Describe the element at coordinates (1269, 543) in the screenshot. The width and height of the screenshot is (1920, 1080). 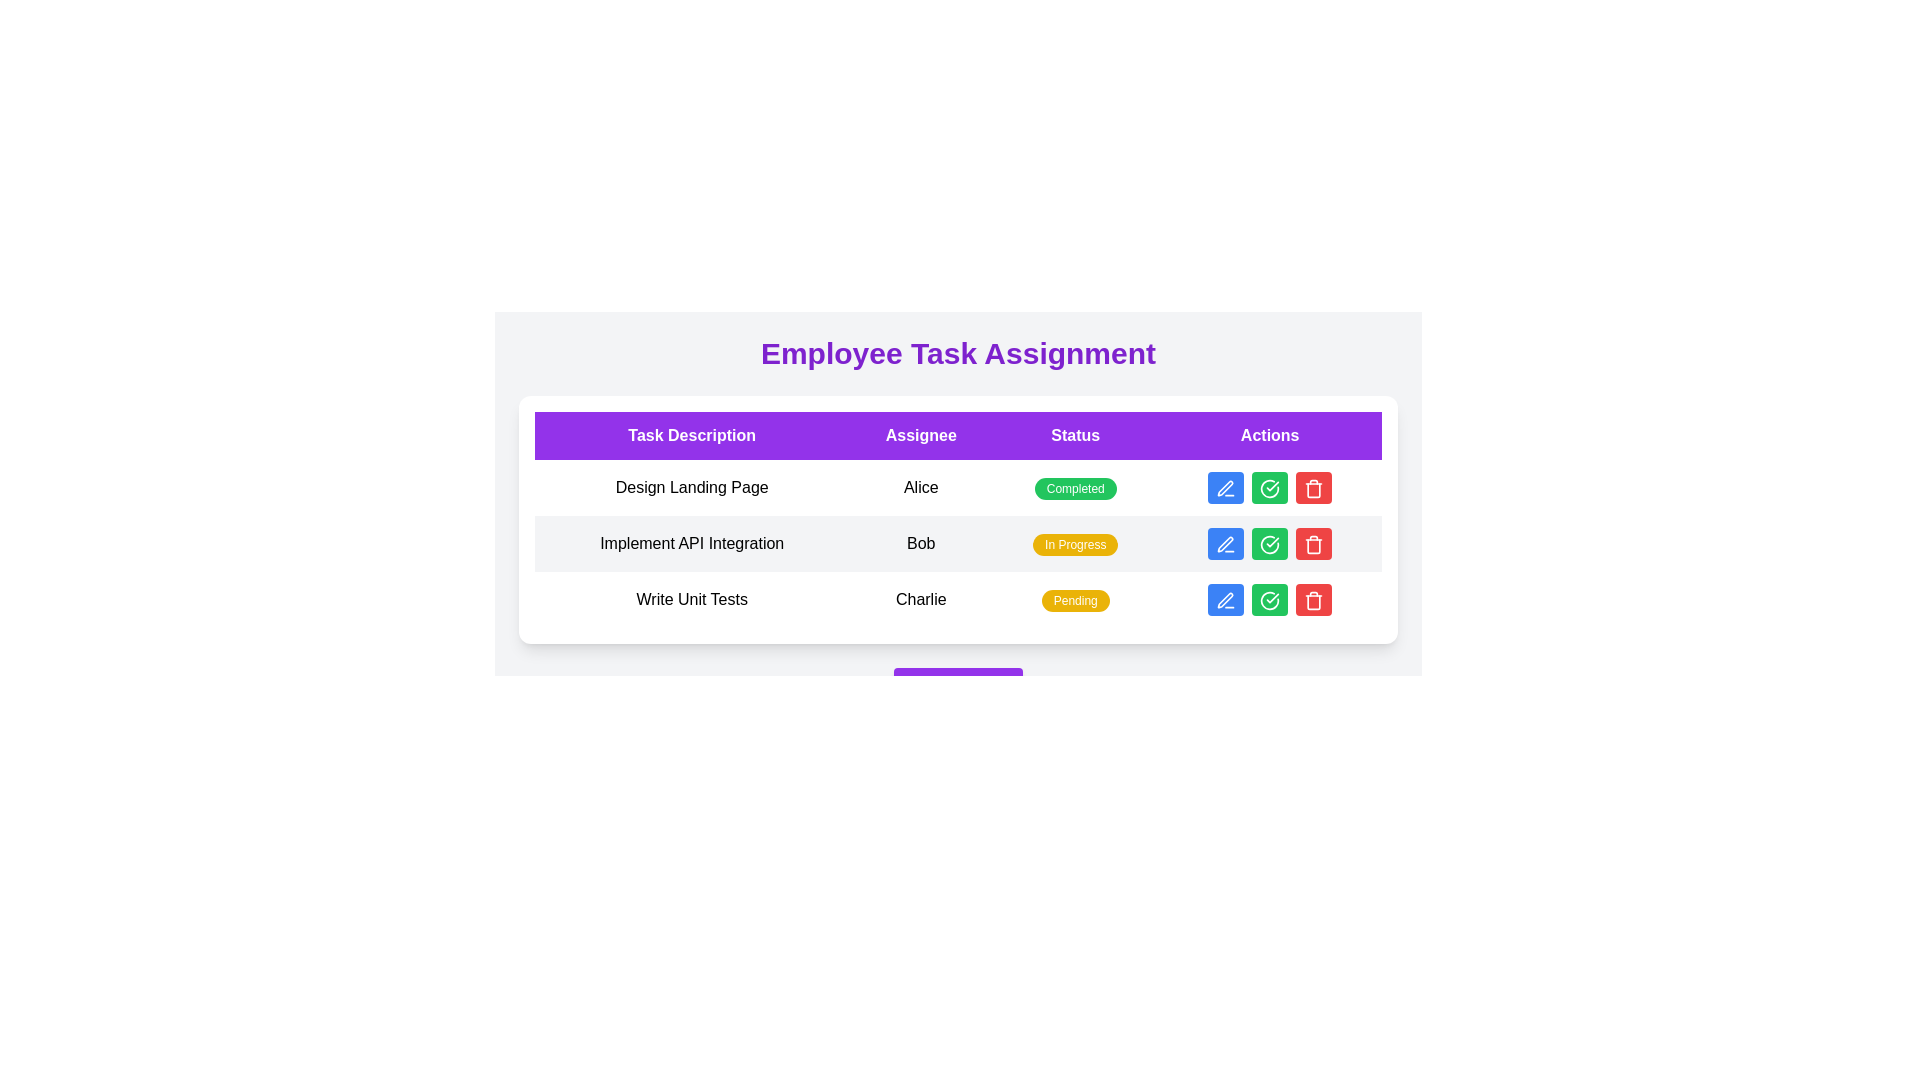
I see `the green button with rounded corners and a checkmark icon in the 'Actions' column for 'Bob' to trigger tooltip or effects` at that location.